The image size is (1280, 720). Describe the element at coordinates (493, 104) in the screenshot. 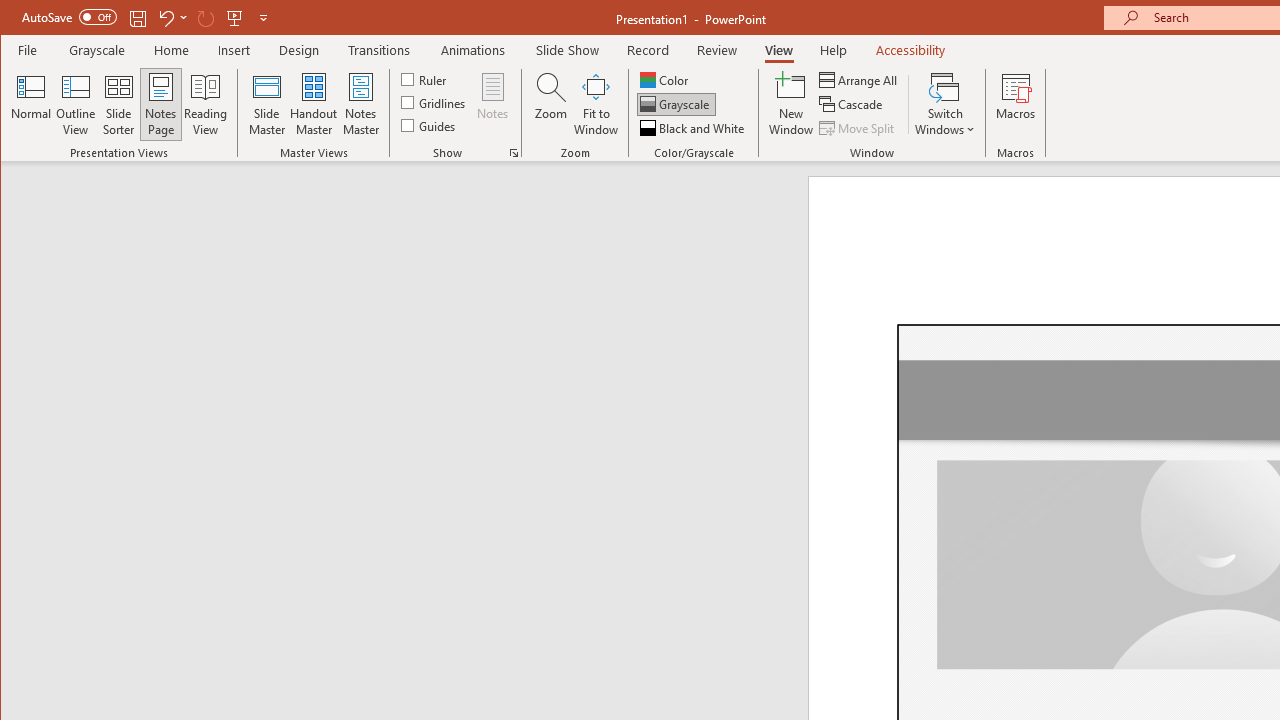

I see `'Notes'` at that location.